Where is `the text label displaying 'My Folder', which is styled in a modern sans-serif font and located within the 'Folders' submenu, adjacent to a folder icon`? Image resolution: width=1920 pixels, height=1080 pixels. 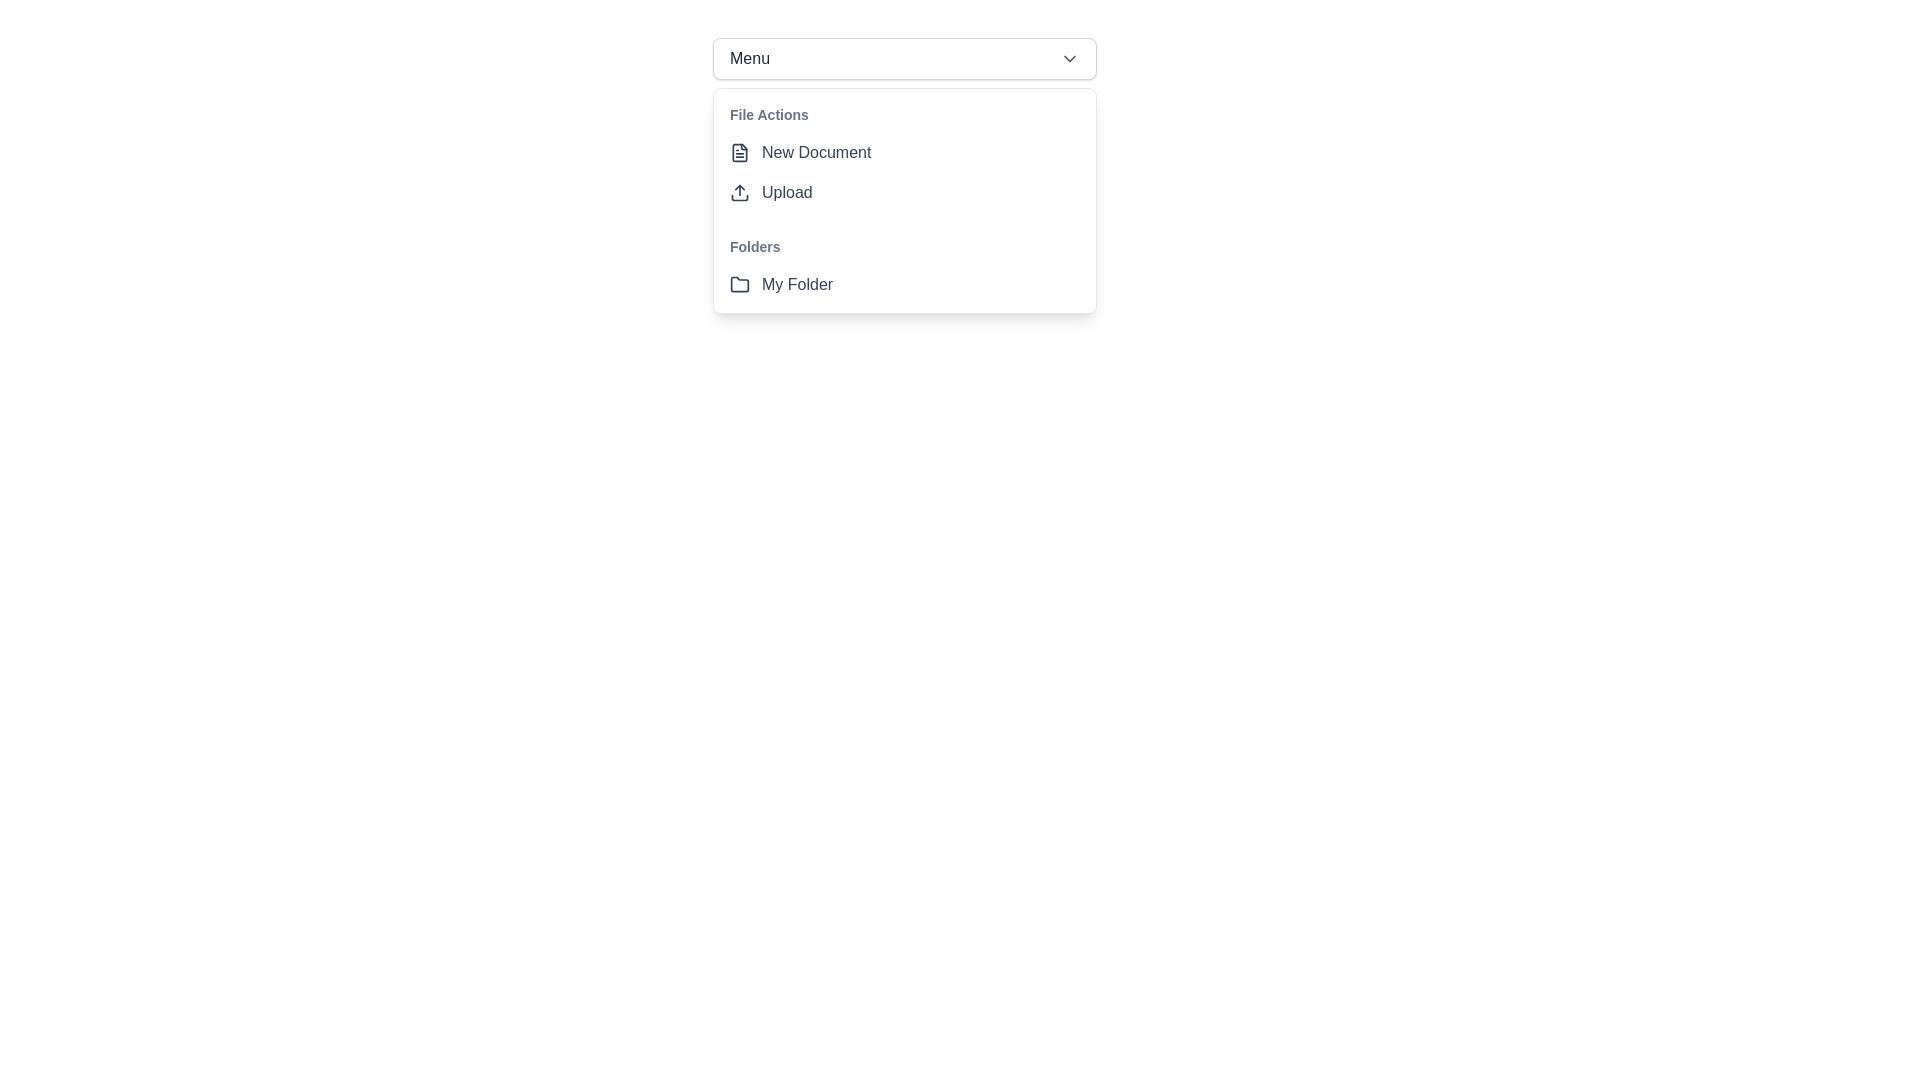 the text label displaying 'My Folder', which is styled in a modern sans-serif font and located within the 'Folders' submenu, adjacent to a folder icon is located at coordinates (796, 285).